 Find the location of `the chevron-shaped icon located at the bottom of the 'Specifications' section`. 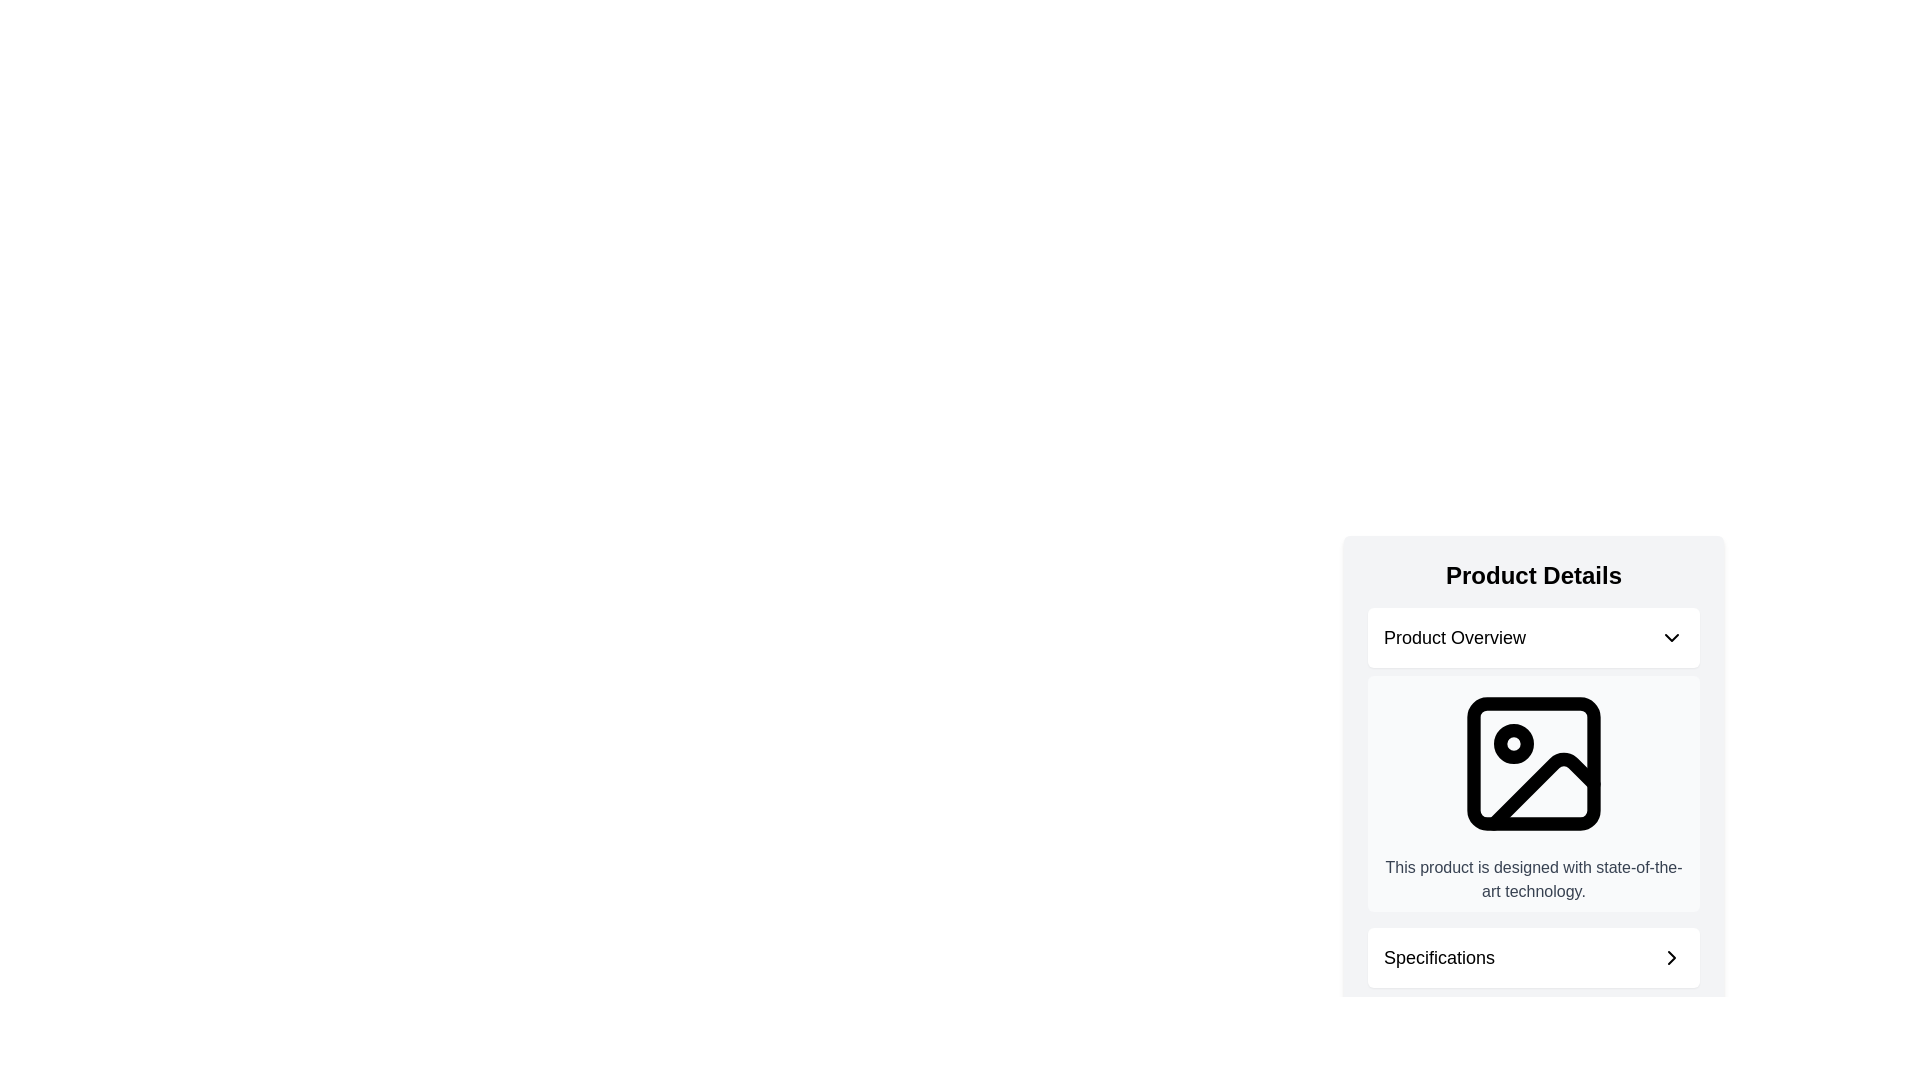

the chevron-shaped icon located at the bottom of the 'Specifications' section is located at coordinates (1671, 956).